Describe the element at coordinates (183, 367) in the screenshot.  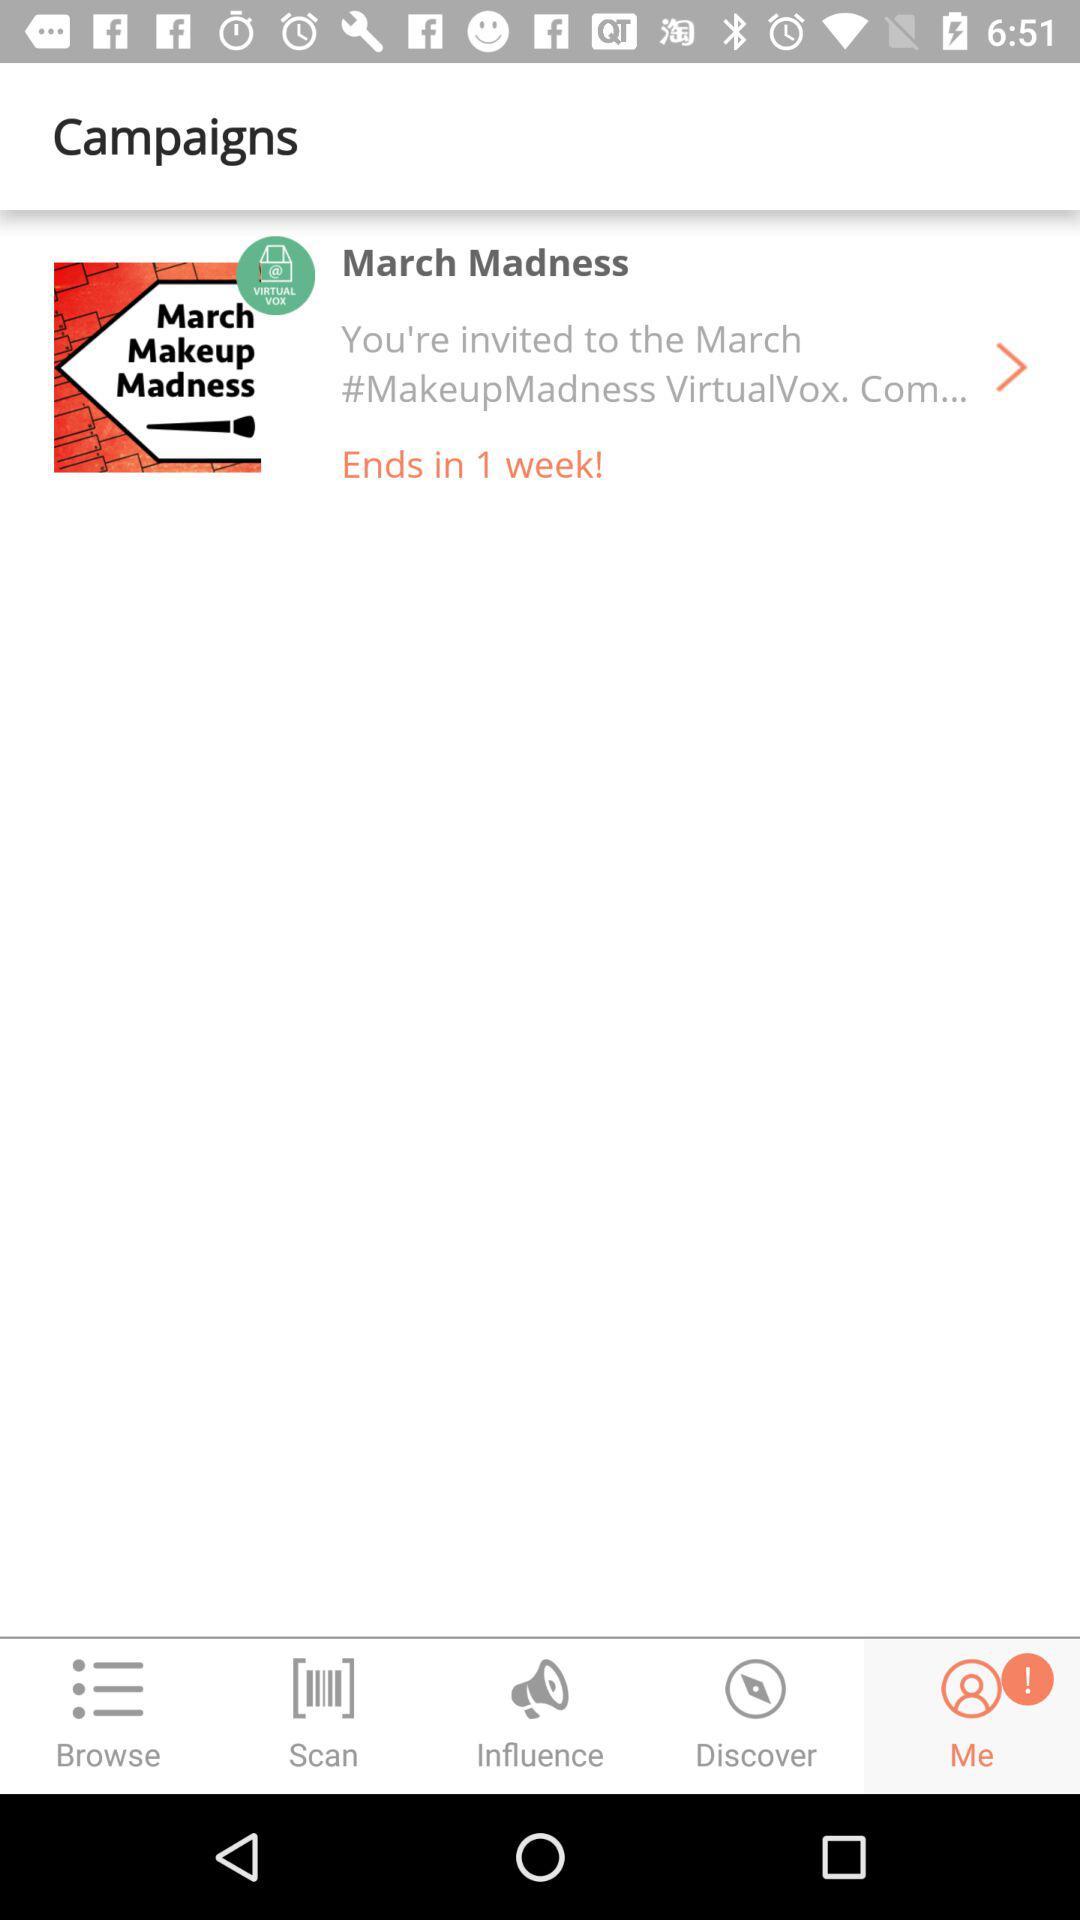
I see `the icon below the campaigns item` at that location.